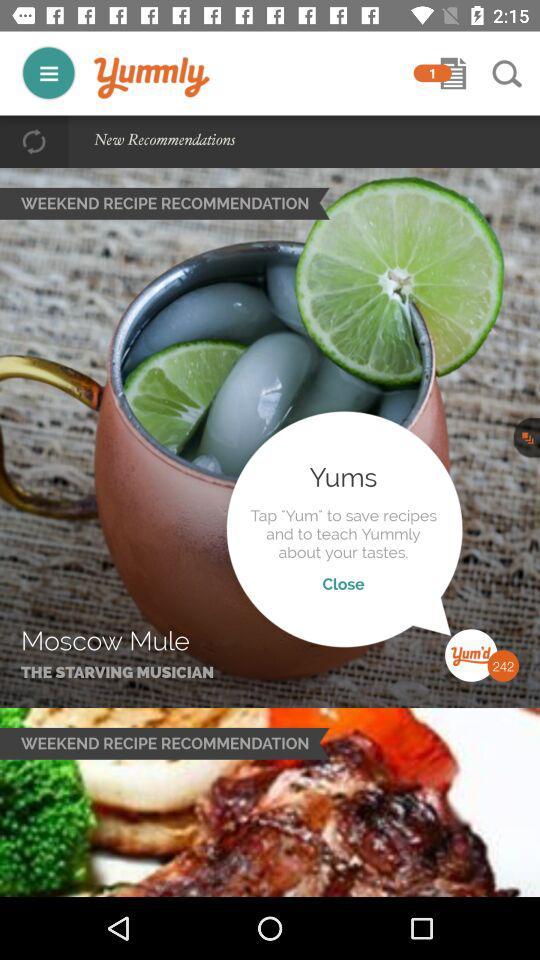 The height and width of the screenshot is (960, 540). What do you see at coordinates (48, 73) in the screenshot?
I see `open menu` at bounding box center [48, 73].